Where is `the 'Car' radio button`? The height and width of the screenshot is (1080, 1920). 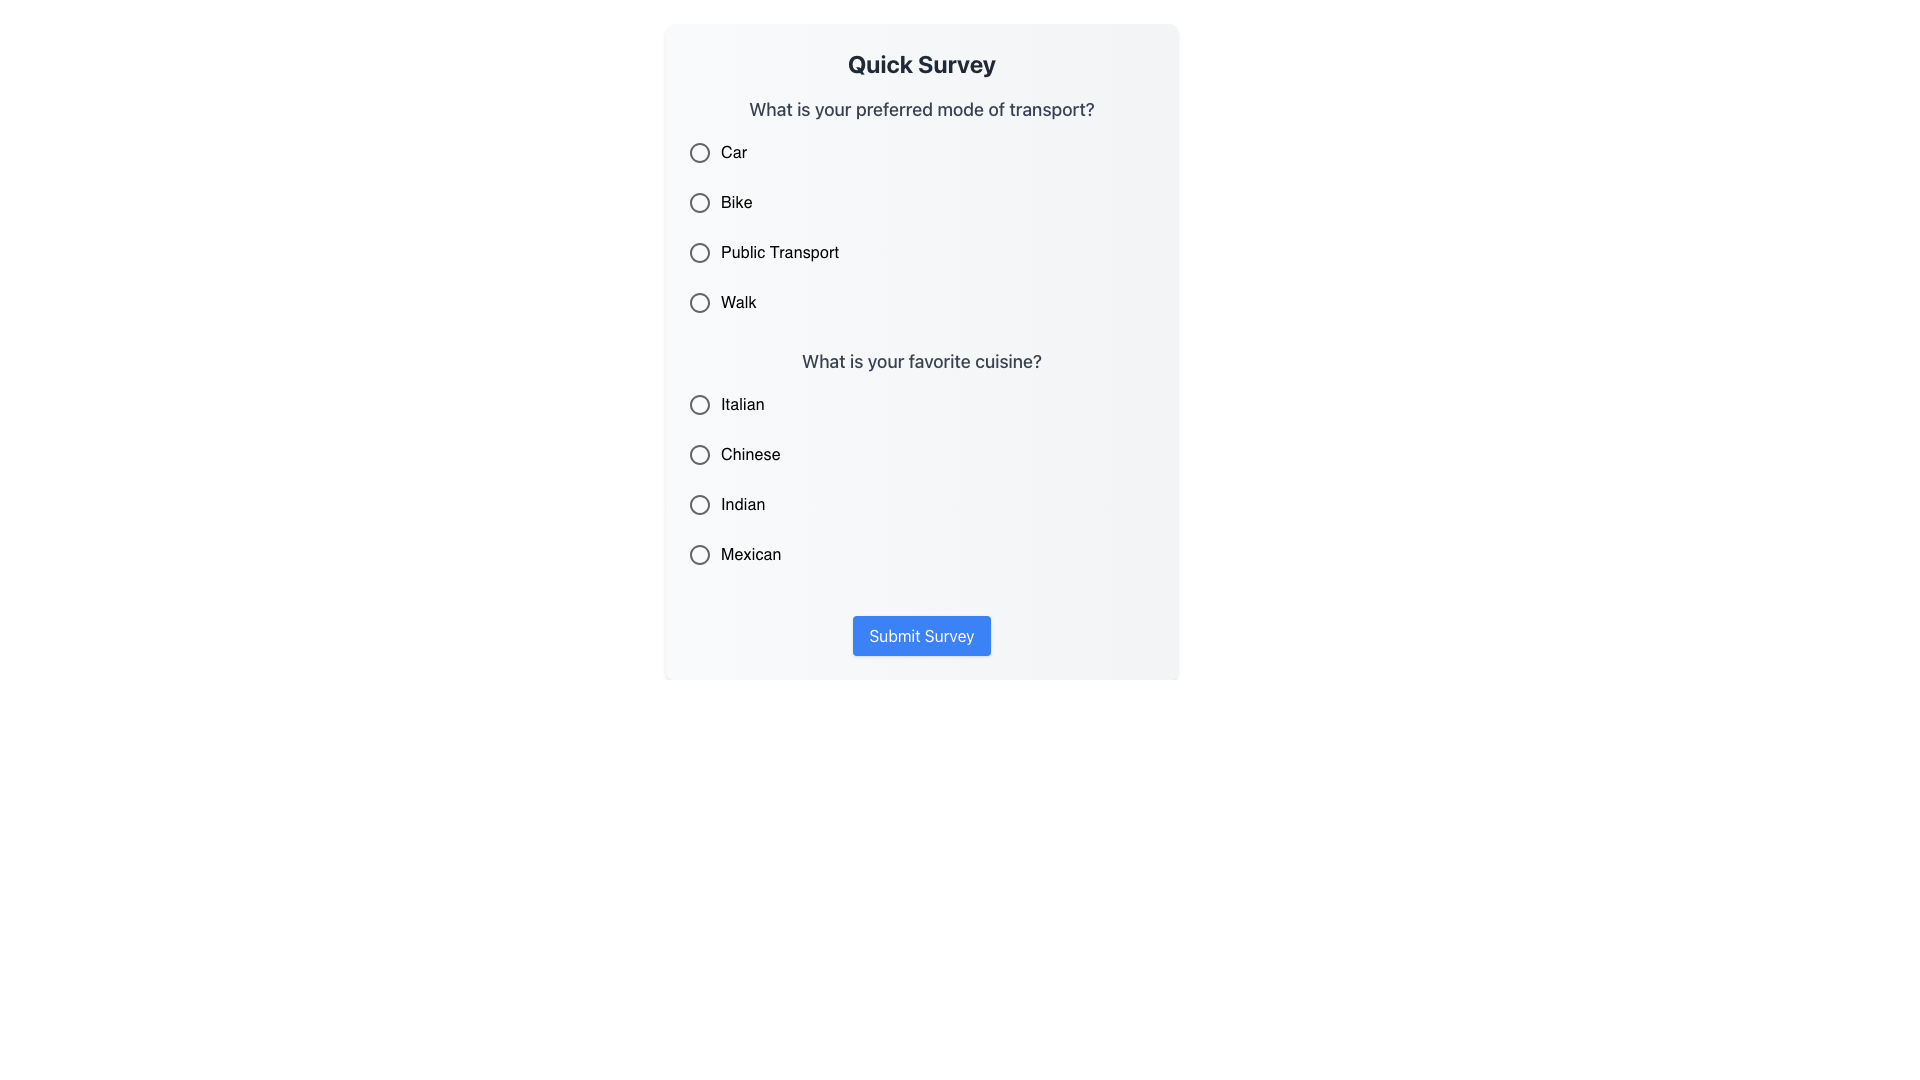
the 'Car' radio button is located at coordinates (907, 152).